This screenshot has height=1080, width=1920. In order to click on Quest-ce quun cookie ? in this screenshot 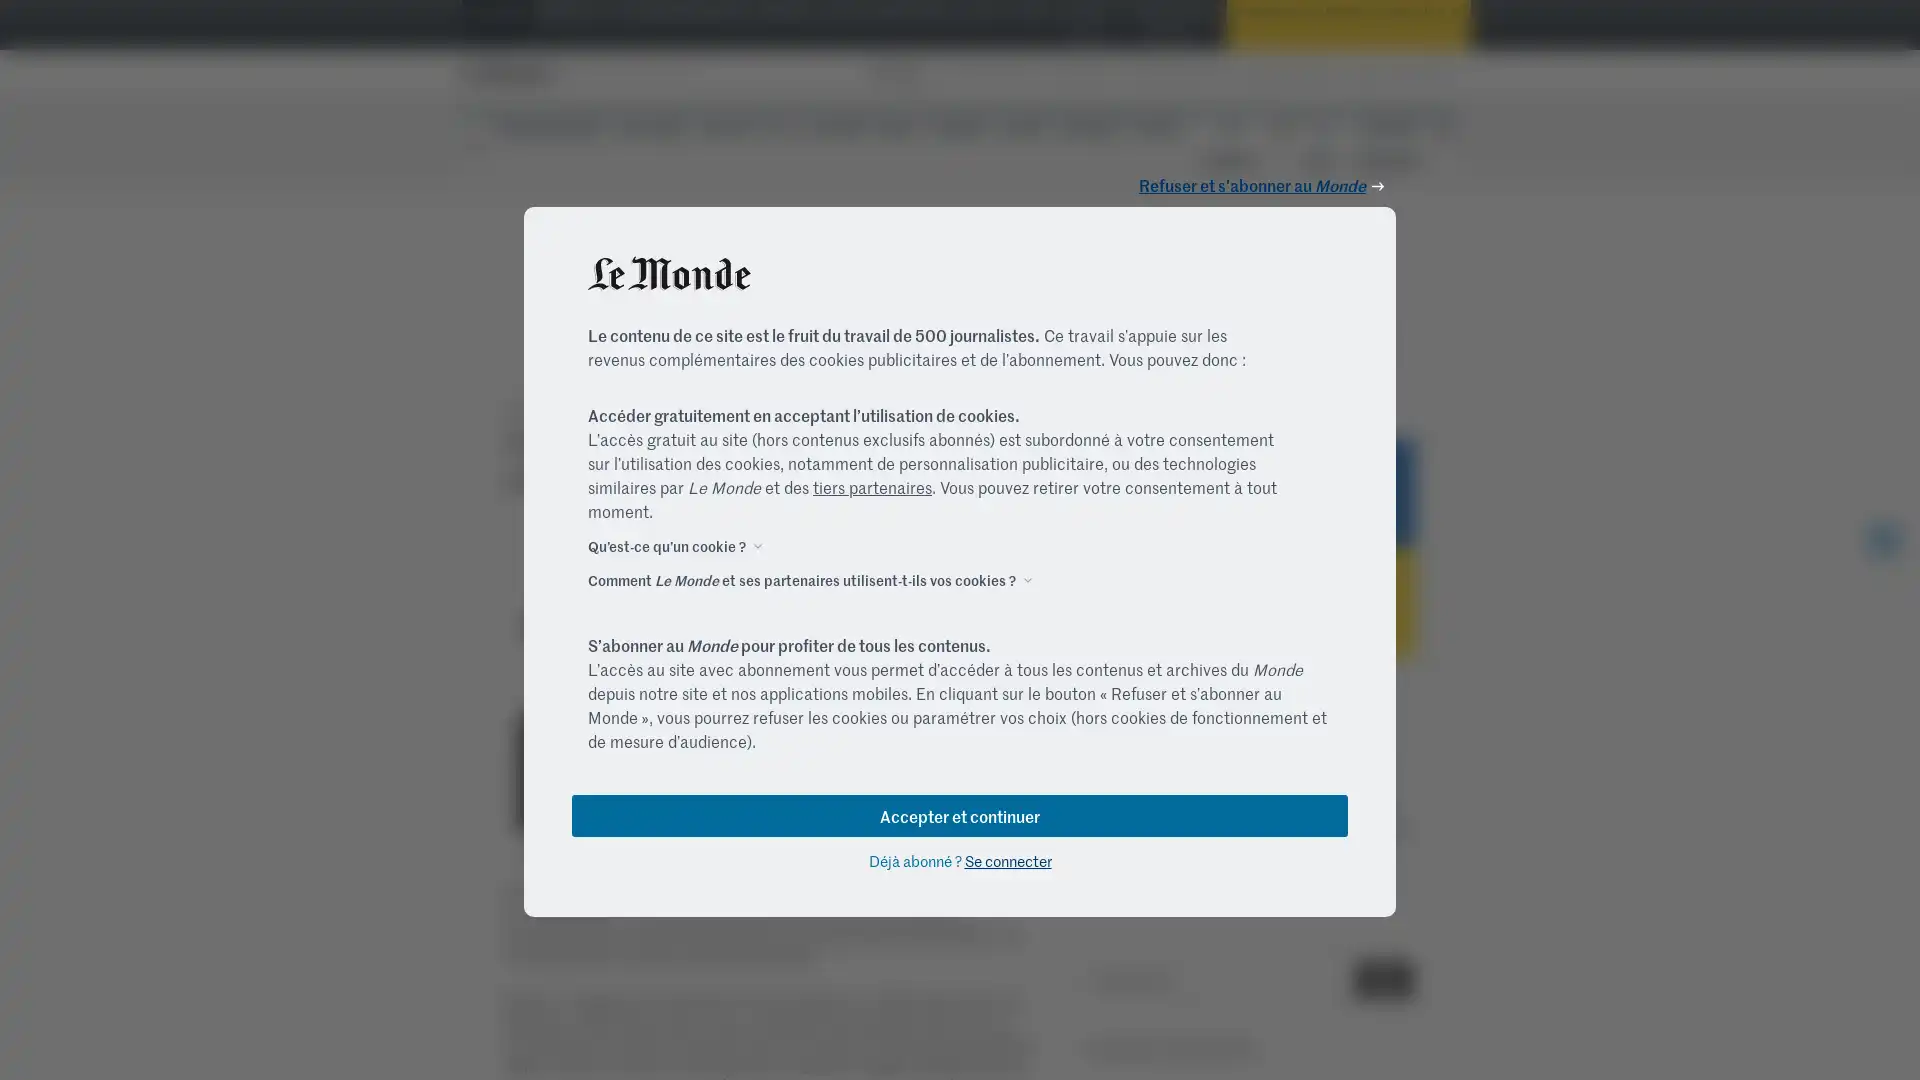, I will do `click(667, 544)`.